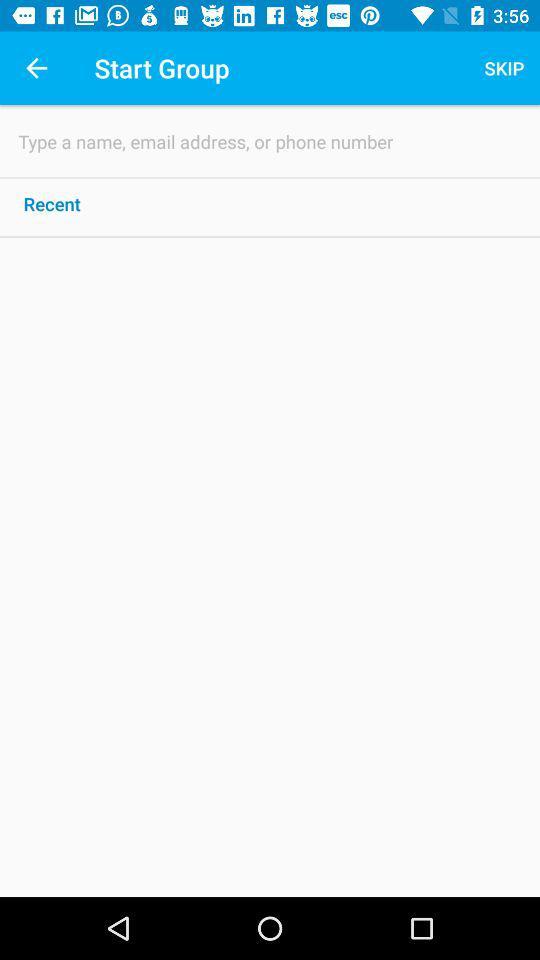 The width and height of the screenshot is (540, 960). What do you see at coordinates (503, 68) in the screenshot?
I see `the icon at the top right corner` at bounding box center [503, 68].